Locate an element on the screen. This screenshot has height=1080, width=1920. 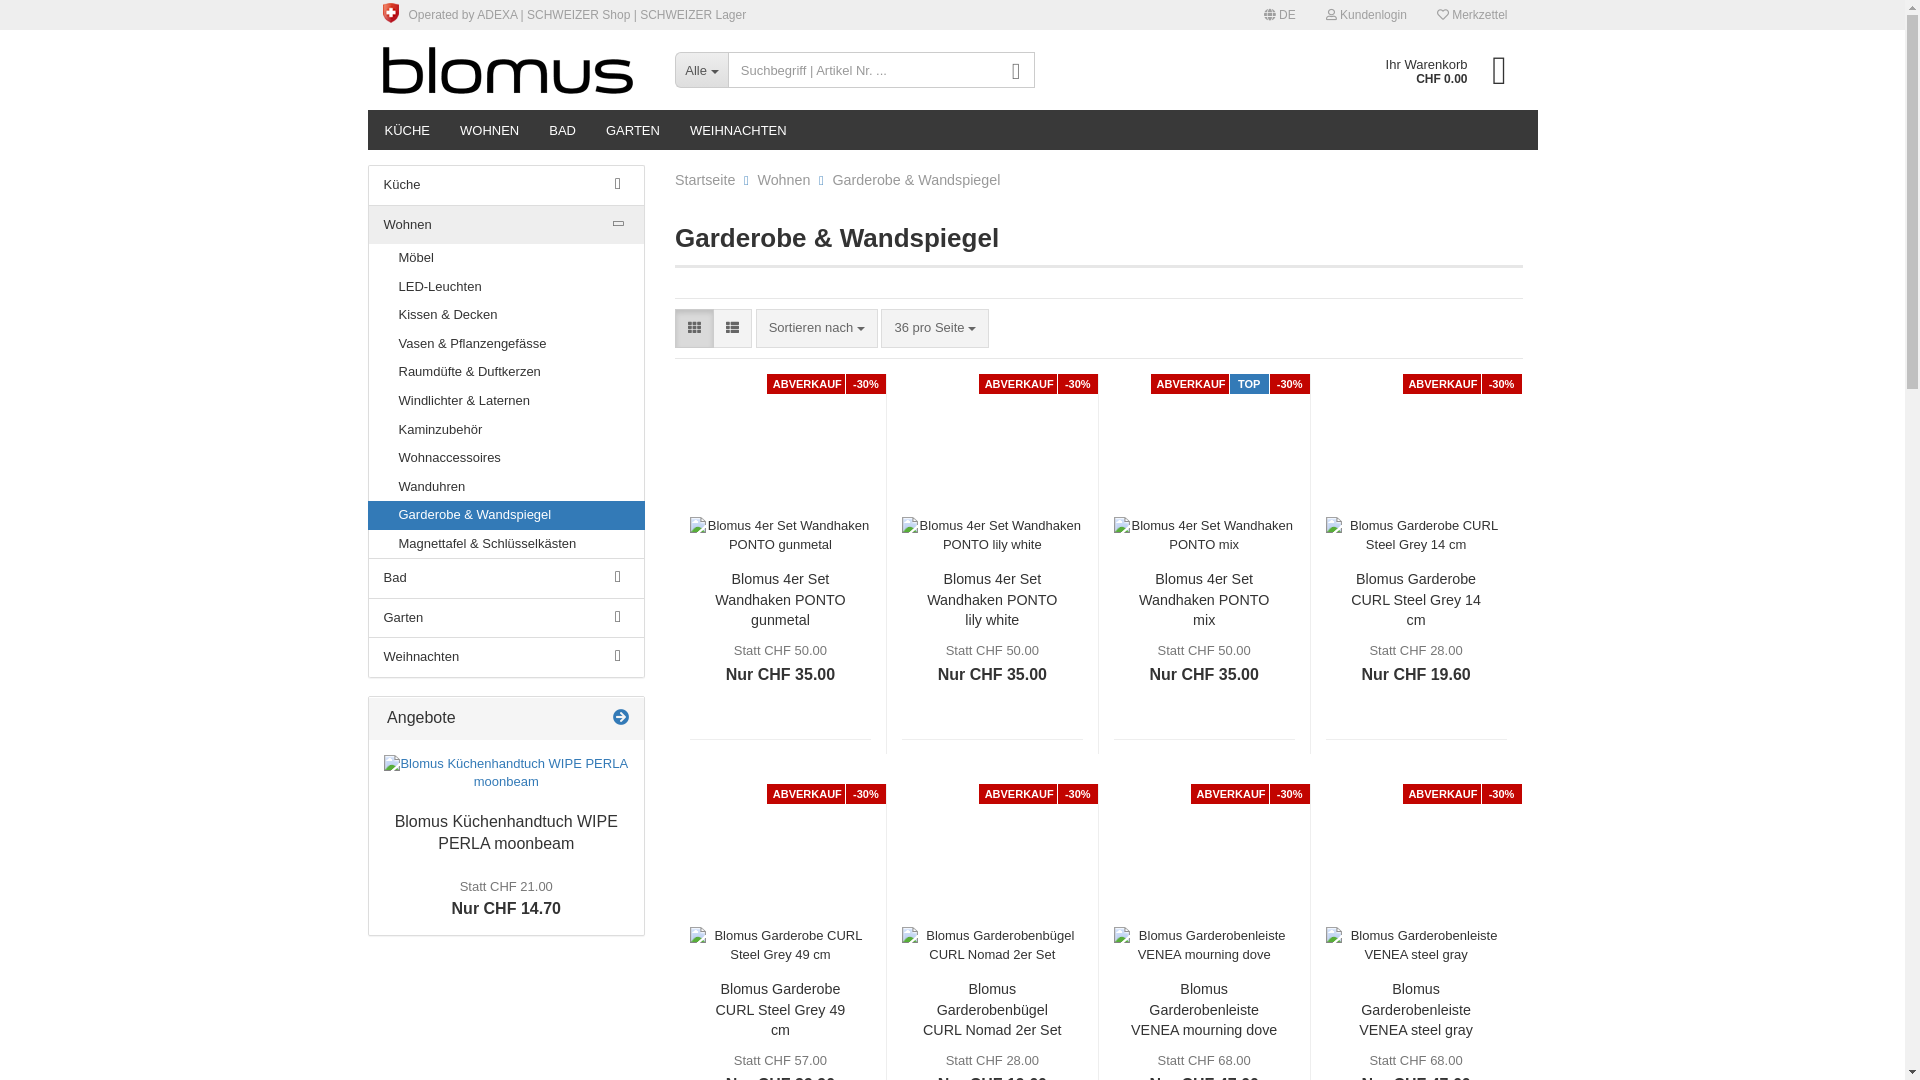
'GARTEN' is located at coordinates (632, 130).